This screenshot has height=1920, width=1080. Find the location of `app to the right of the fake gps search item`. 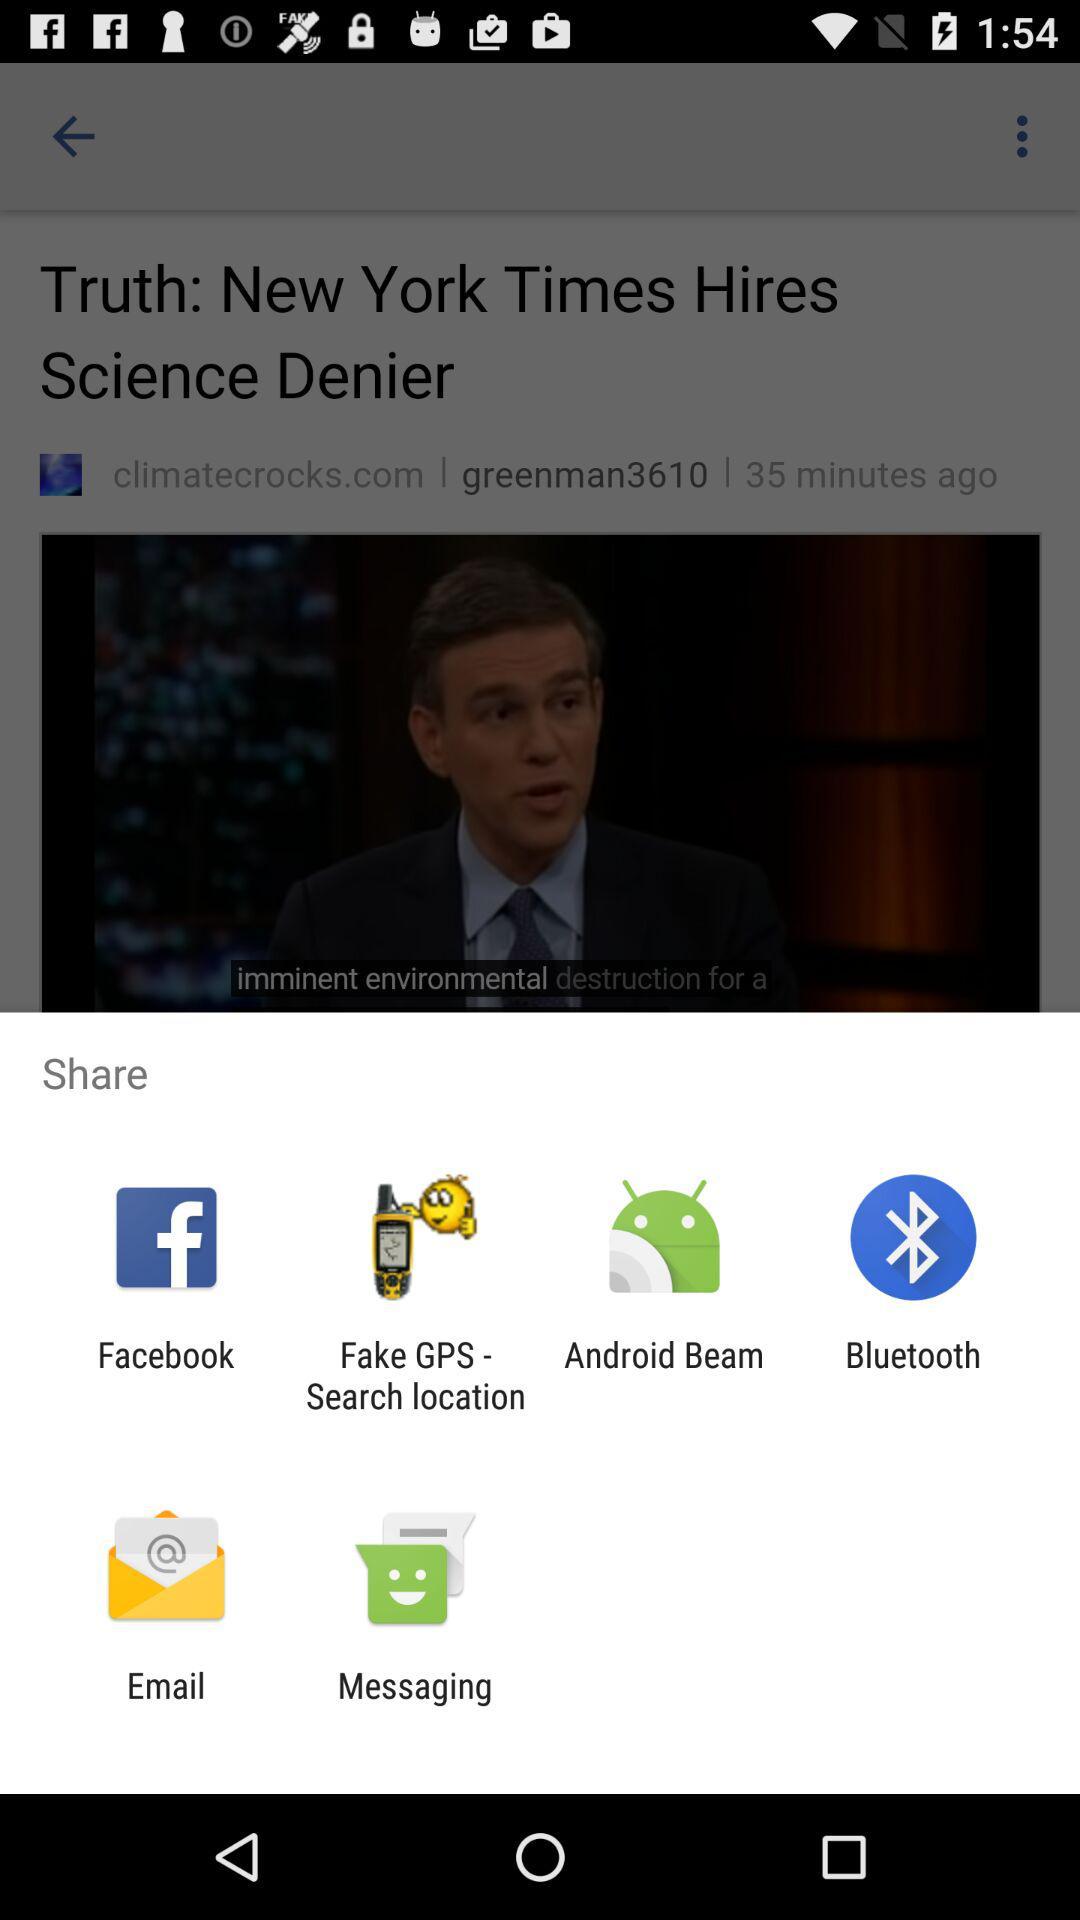

app to the right of the fake gps search item is located at coordinates (664, 1374).